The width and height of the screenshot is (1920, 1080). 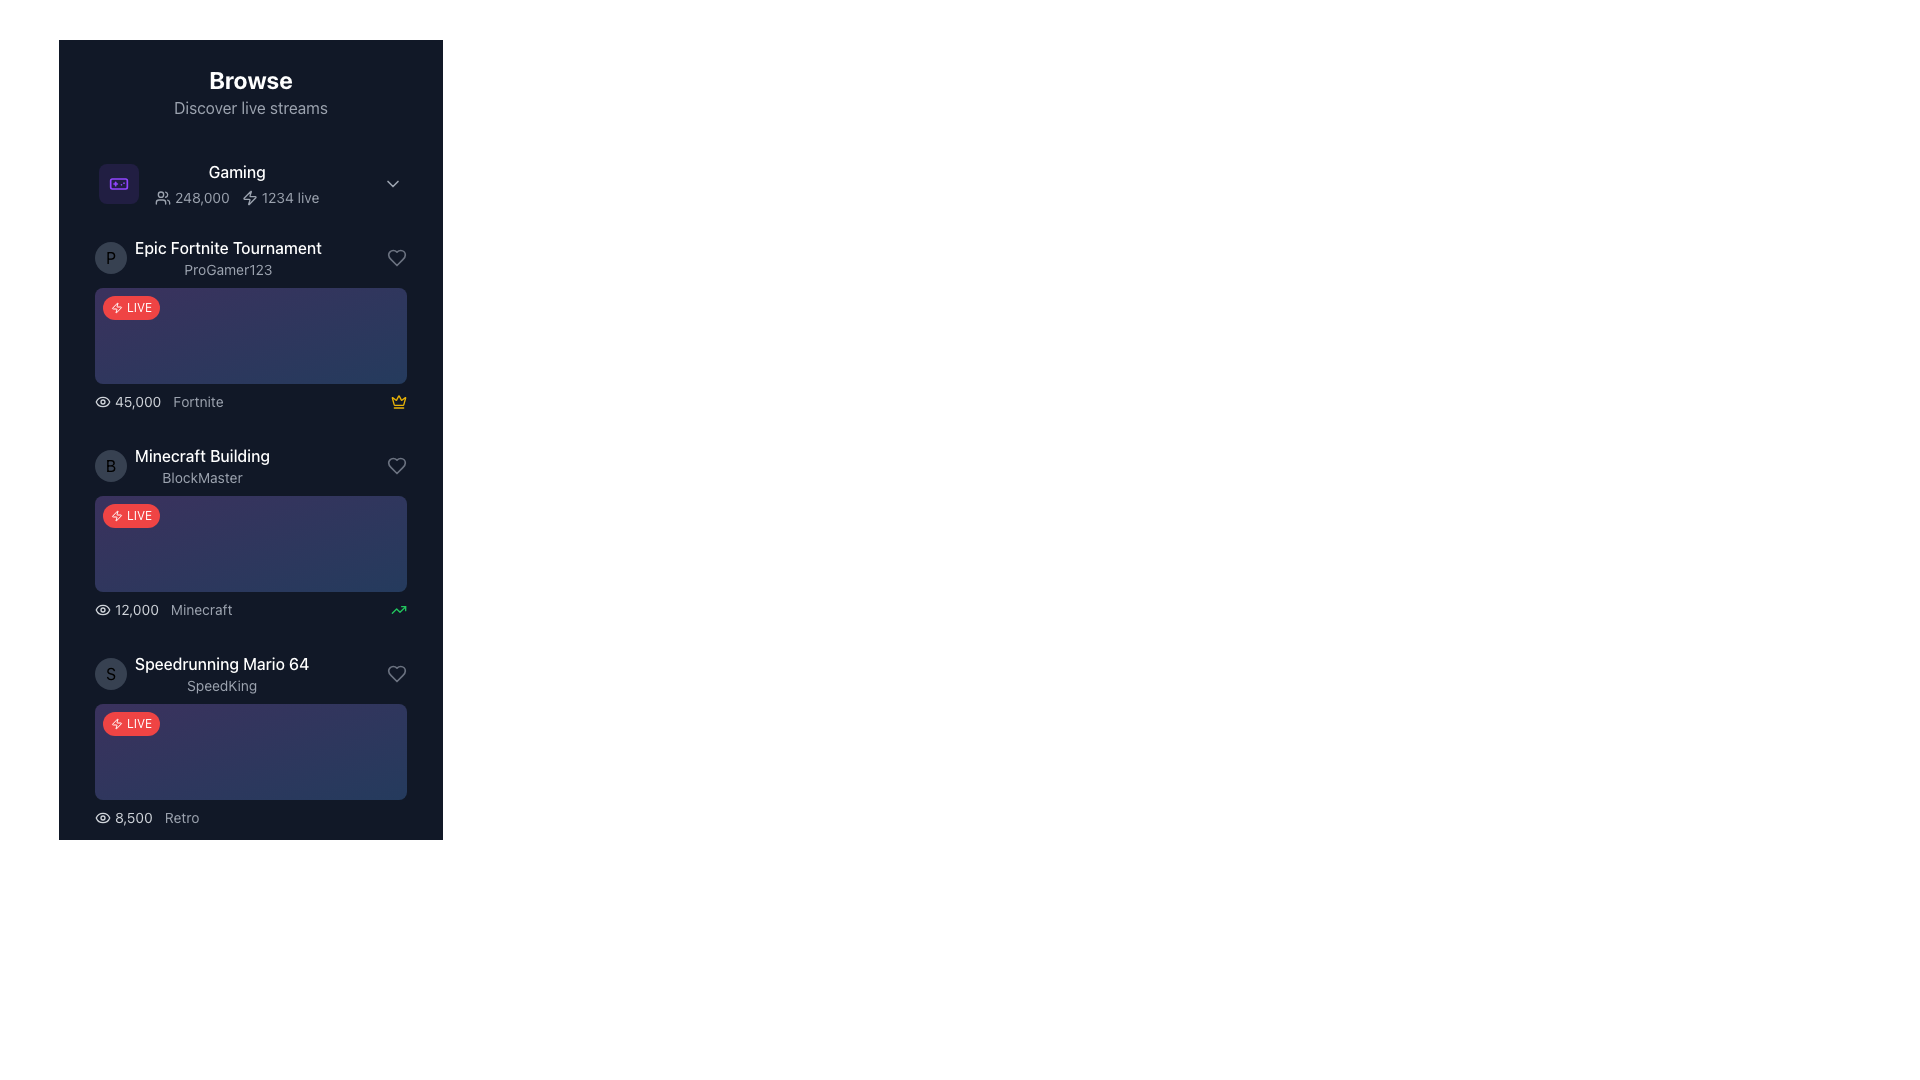 What do you see at coordinates (202, 455) in the screenshot?
I see `the text label reading 'Minecraft Building' which is styled in white font on a dark background, located in the second list item under the 'Browse' section above 'BlockMaster'` at bounding box center [202, 455].